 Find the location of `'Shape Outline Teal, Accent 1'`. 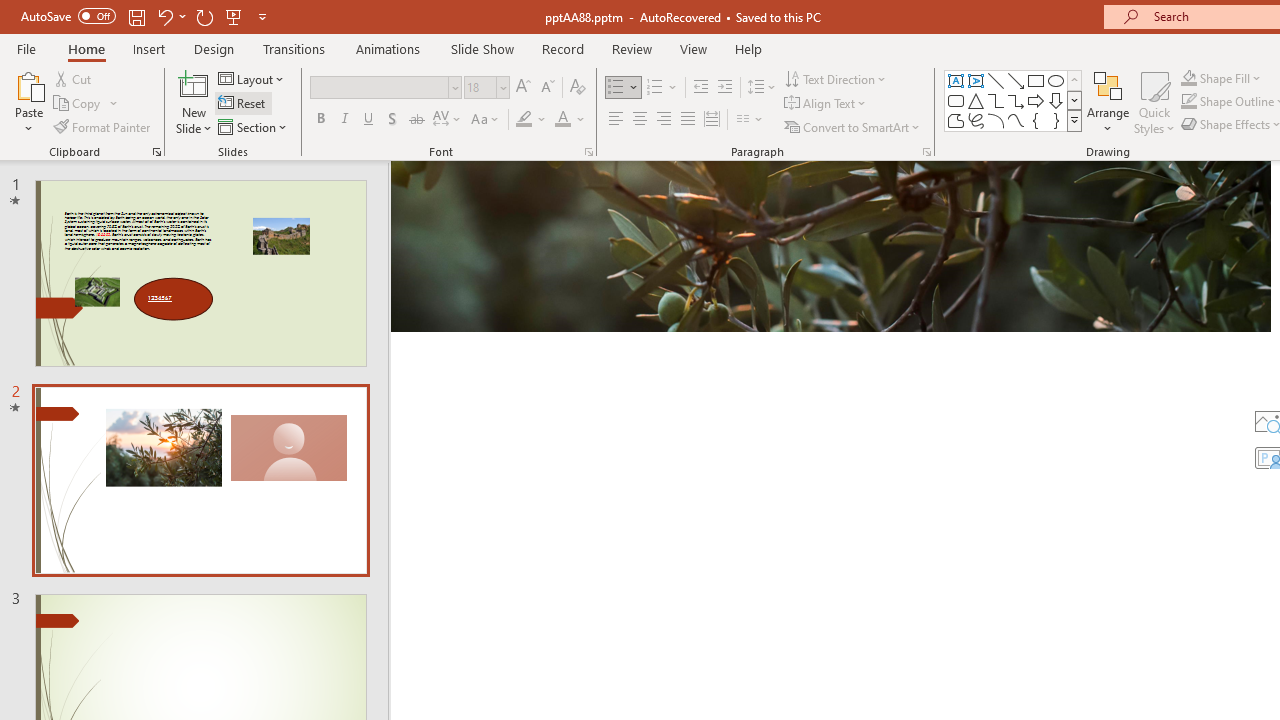

'Shape Outline Teal, Accent 1' is located at coordinates (1189, 101).